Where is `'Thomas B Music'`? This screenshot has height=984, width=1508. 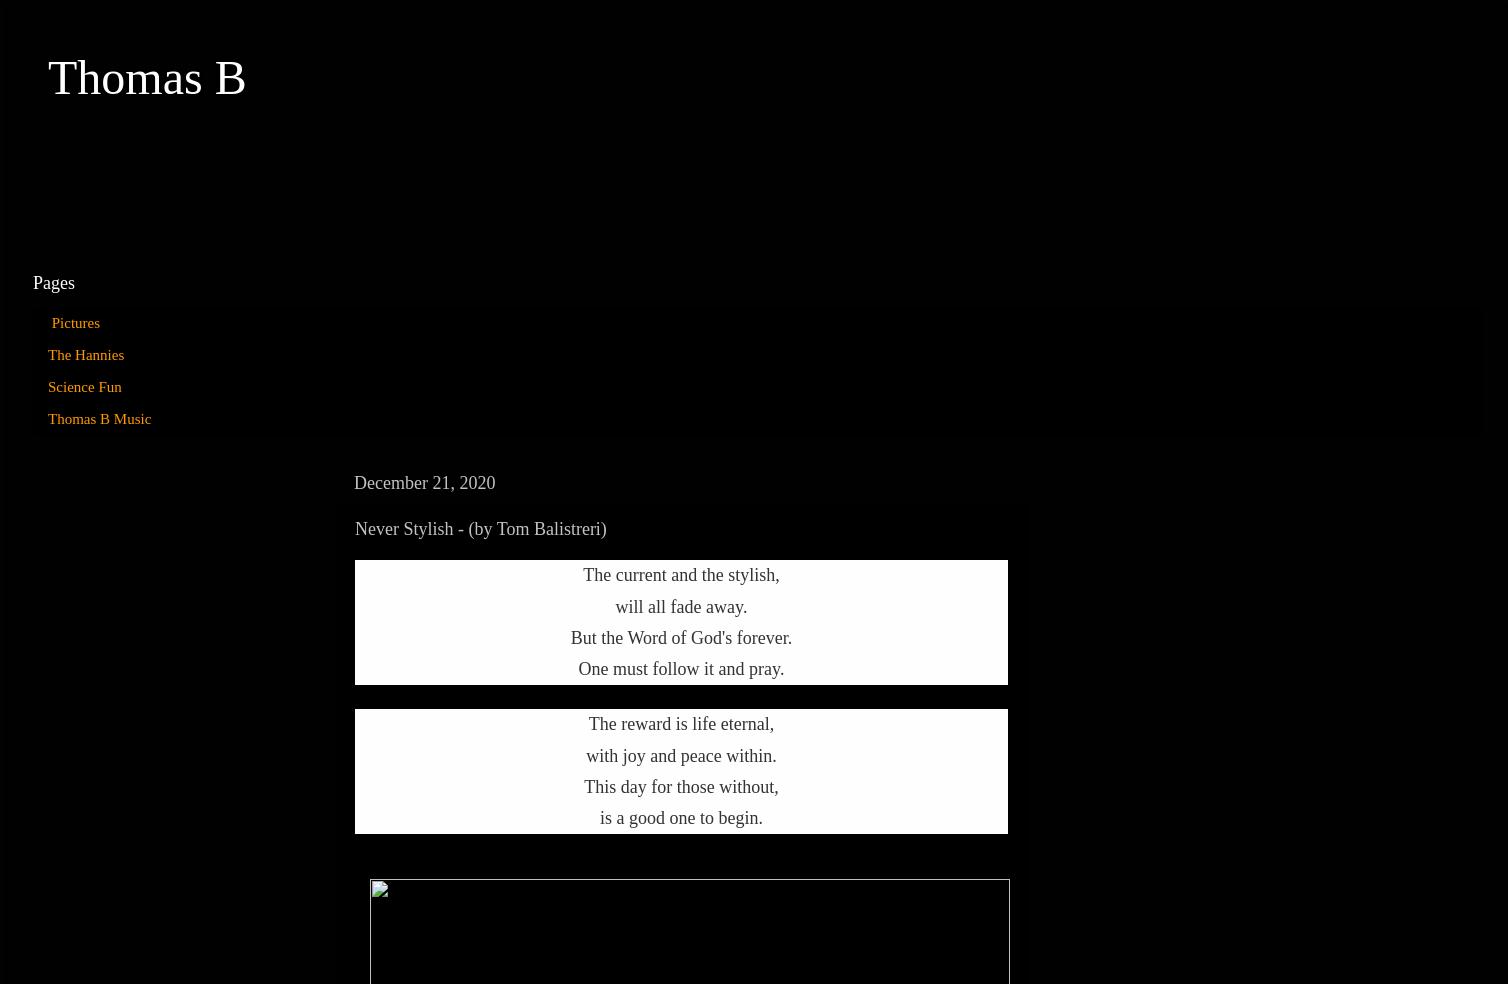
'Thomas B Music' is located at coordinates (99, 418).